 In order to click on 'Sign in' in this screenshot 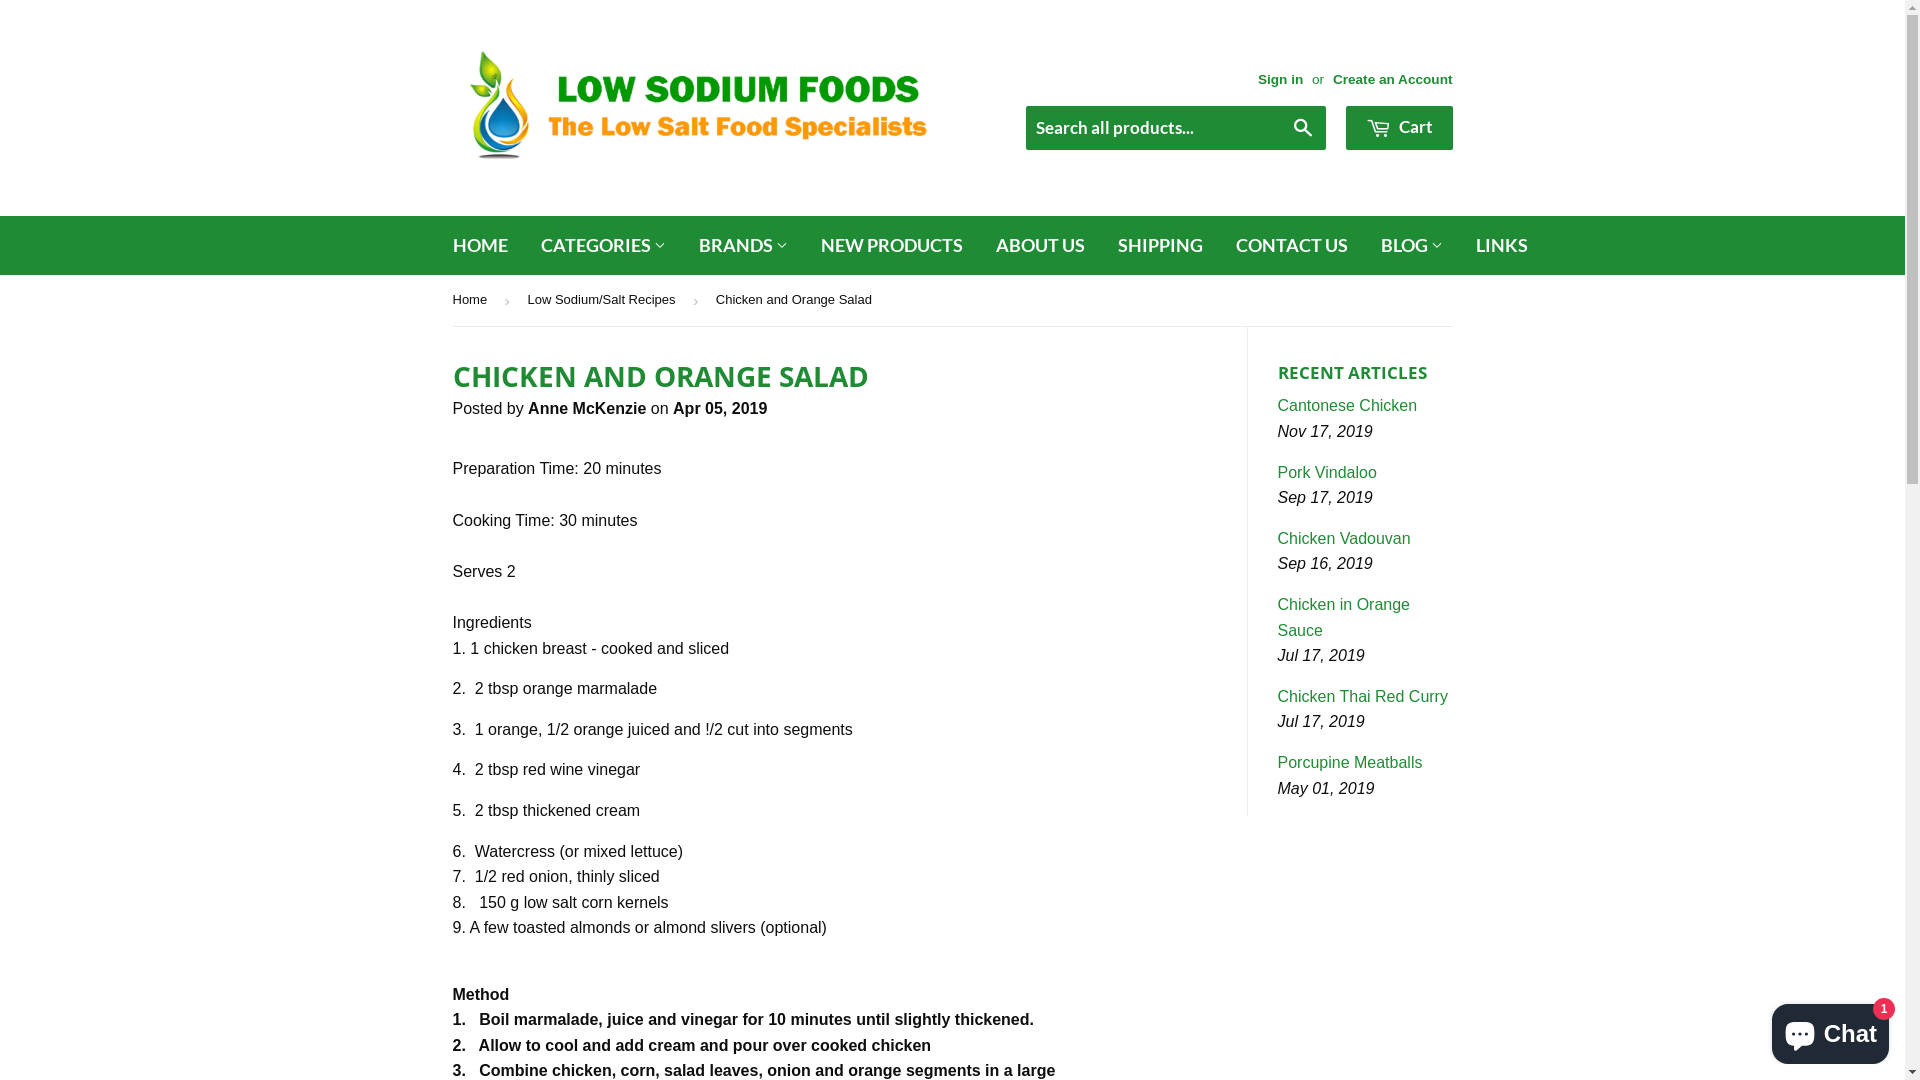, I will do `click(1280, 78)`.